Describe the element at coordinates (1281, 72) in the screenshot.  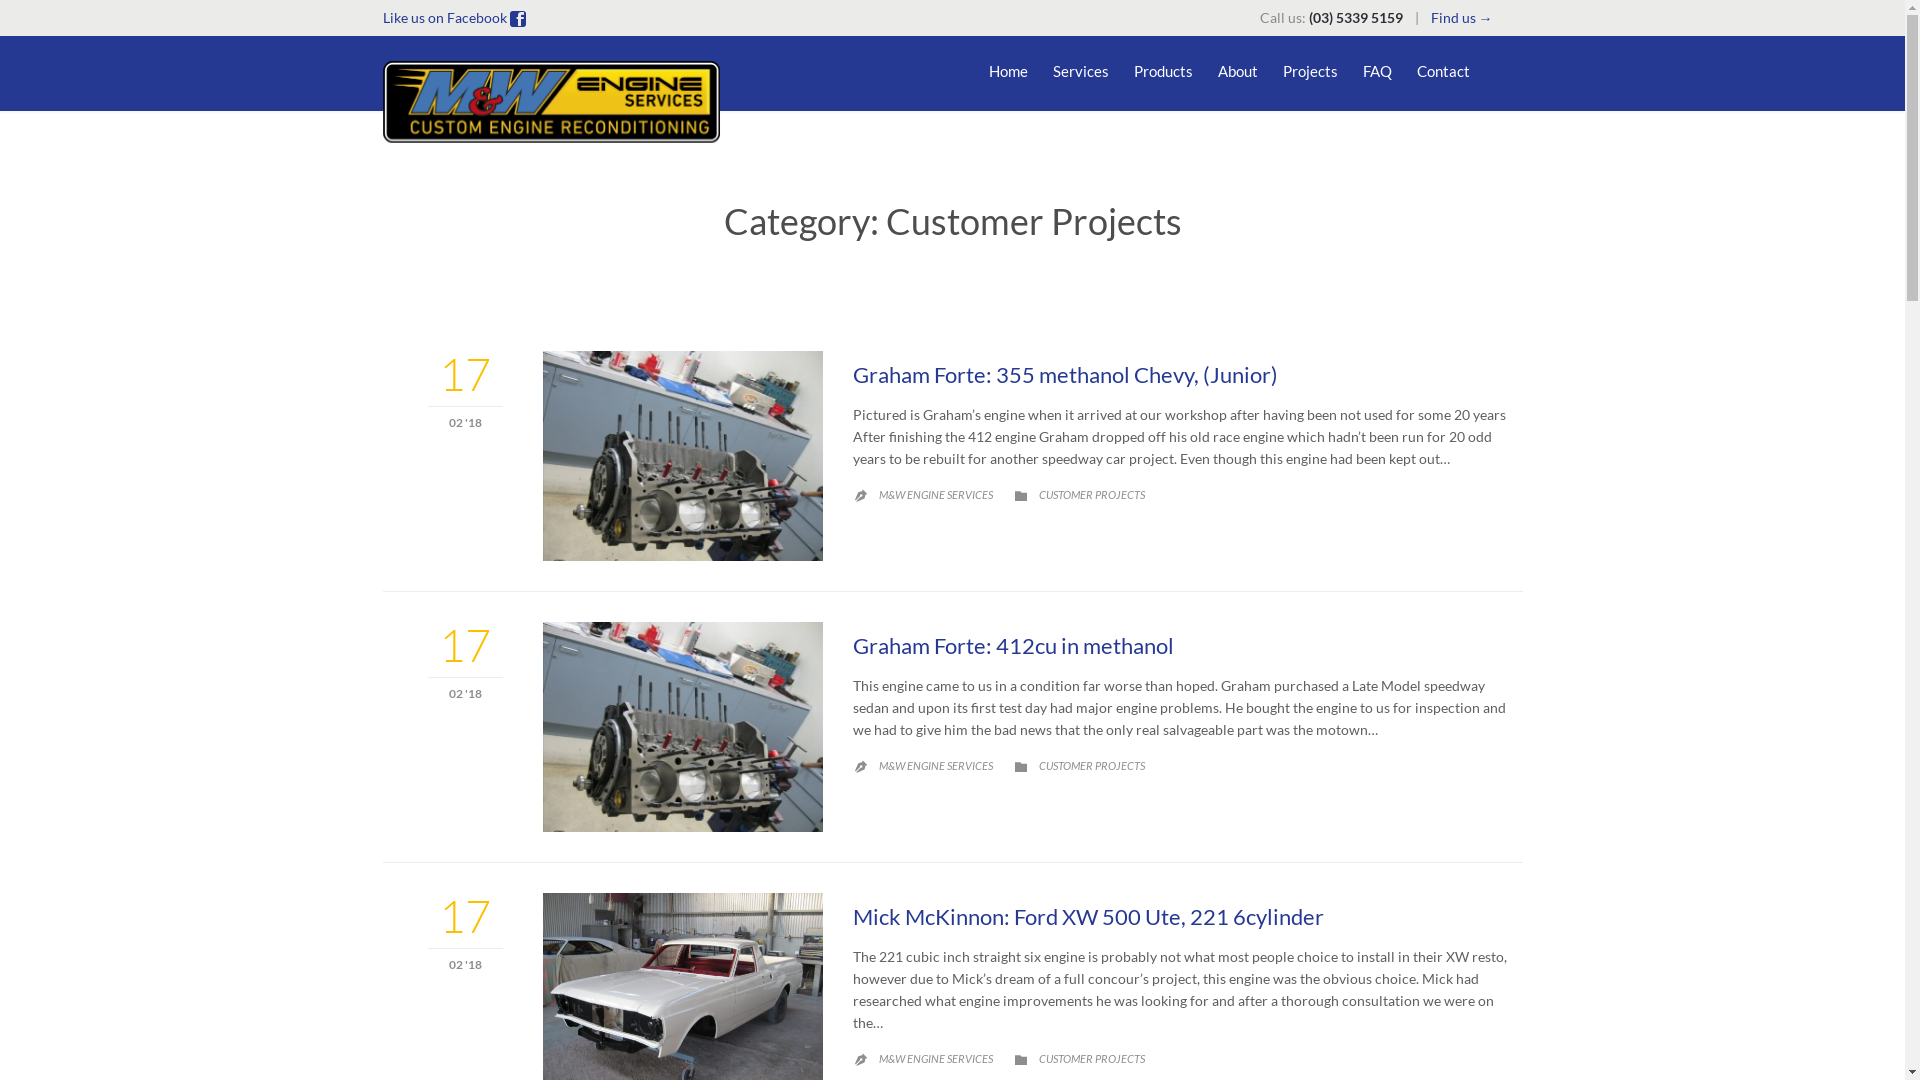
I see `'Projects'` at that location.